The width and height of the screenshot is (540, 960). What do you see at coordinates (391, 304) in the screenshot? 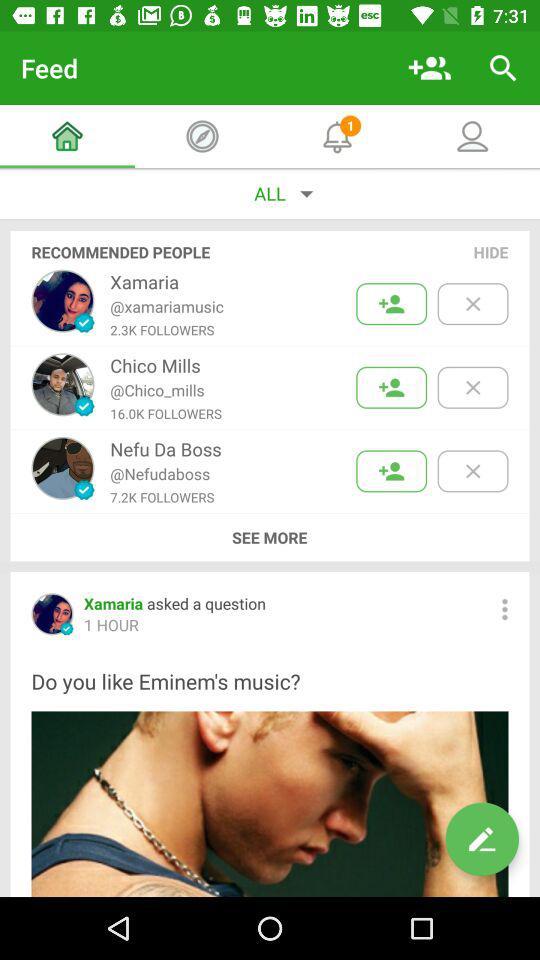
I see `follow person` at bounding box center [391, 304].